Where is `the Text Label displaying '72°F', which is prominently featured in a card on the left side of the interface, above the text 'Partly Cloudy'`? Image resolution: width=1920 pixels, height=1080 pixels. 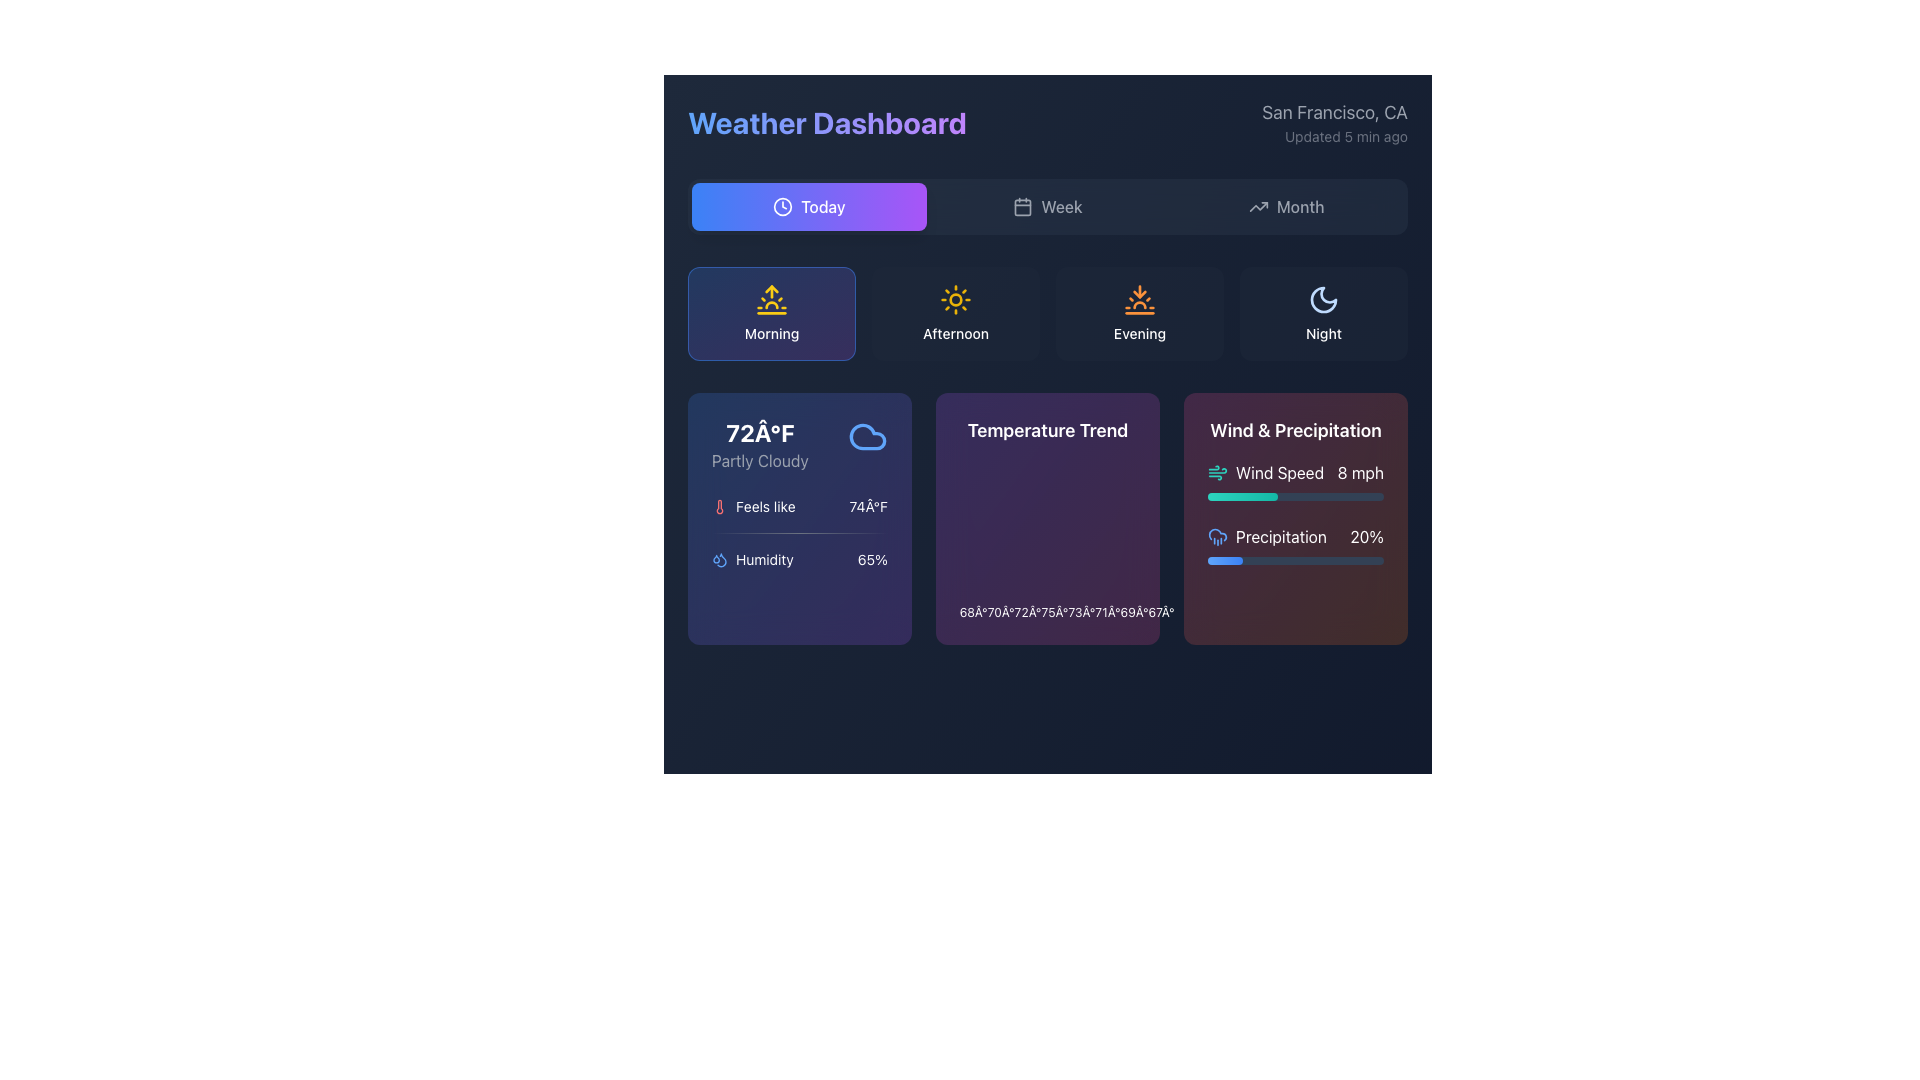
the Text Label displaying '72°F', which is prominently featured in a card on the left side of the interface, above the text 'Partly Cloudy' is located at coordinates (759, 431).